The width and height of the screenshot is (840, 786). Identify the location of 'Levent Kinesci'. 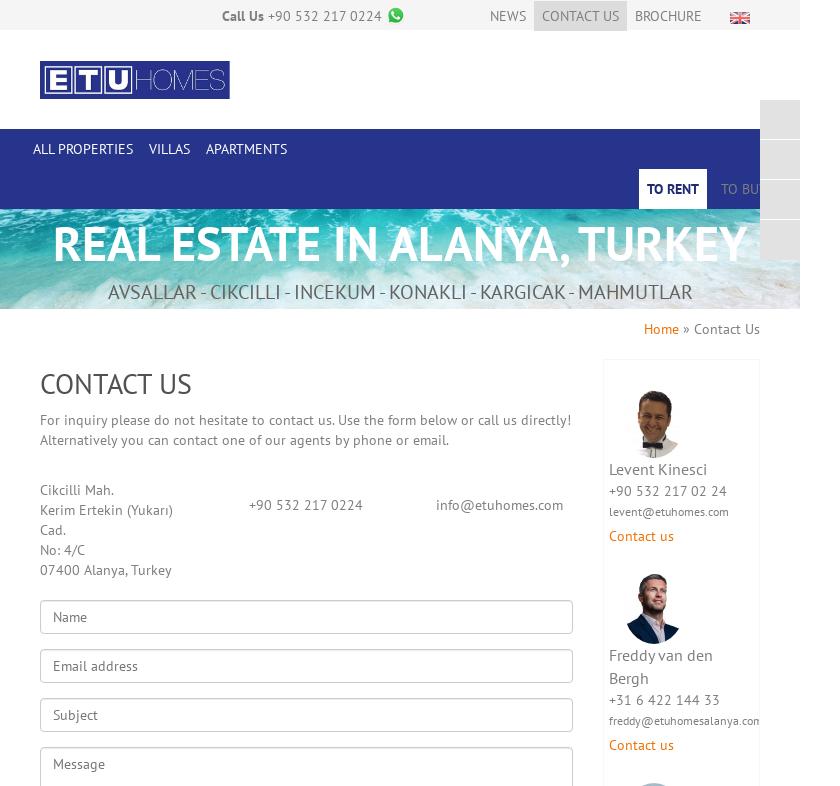
(656, 468).